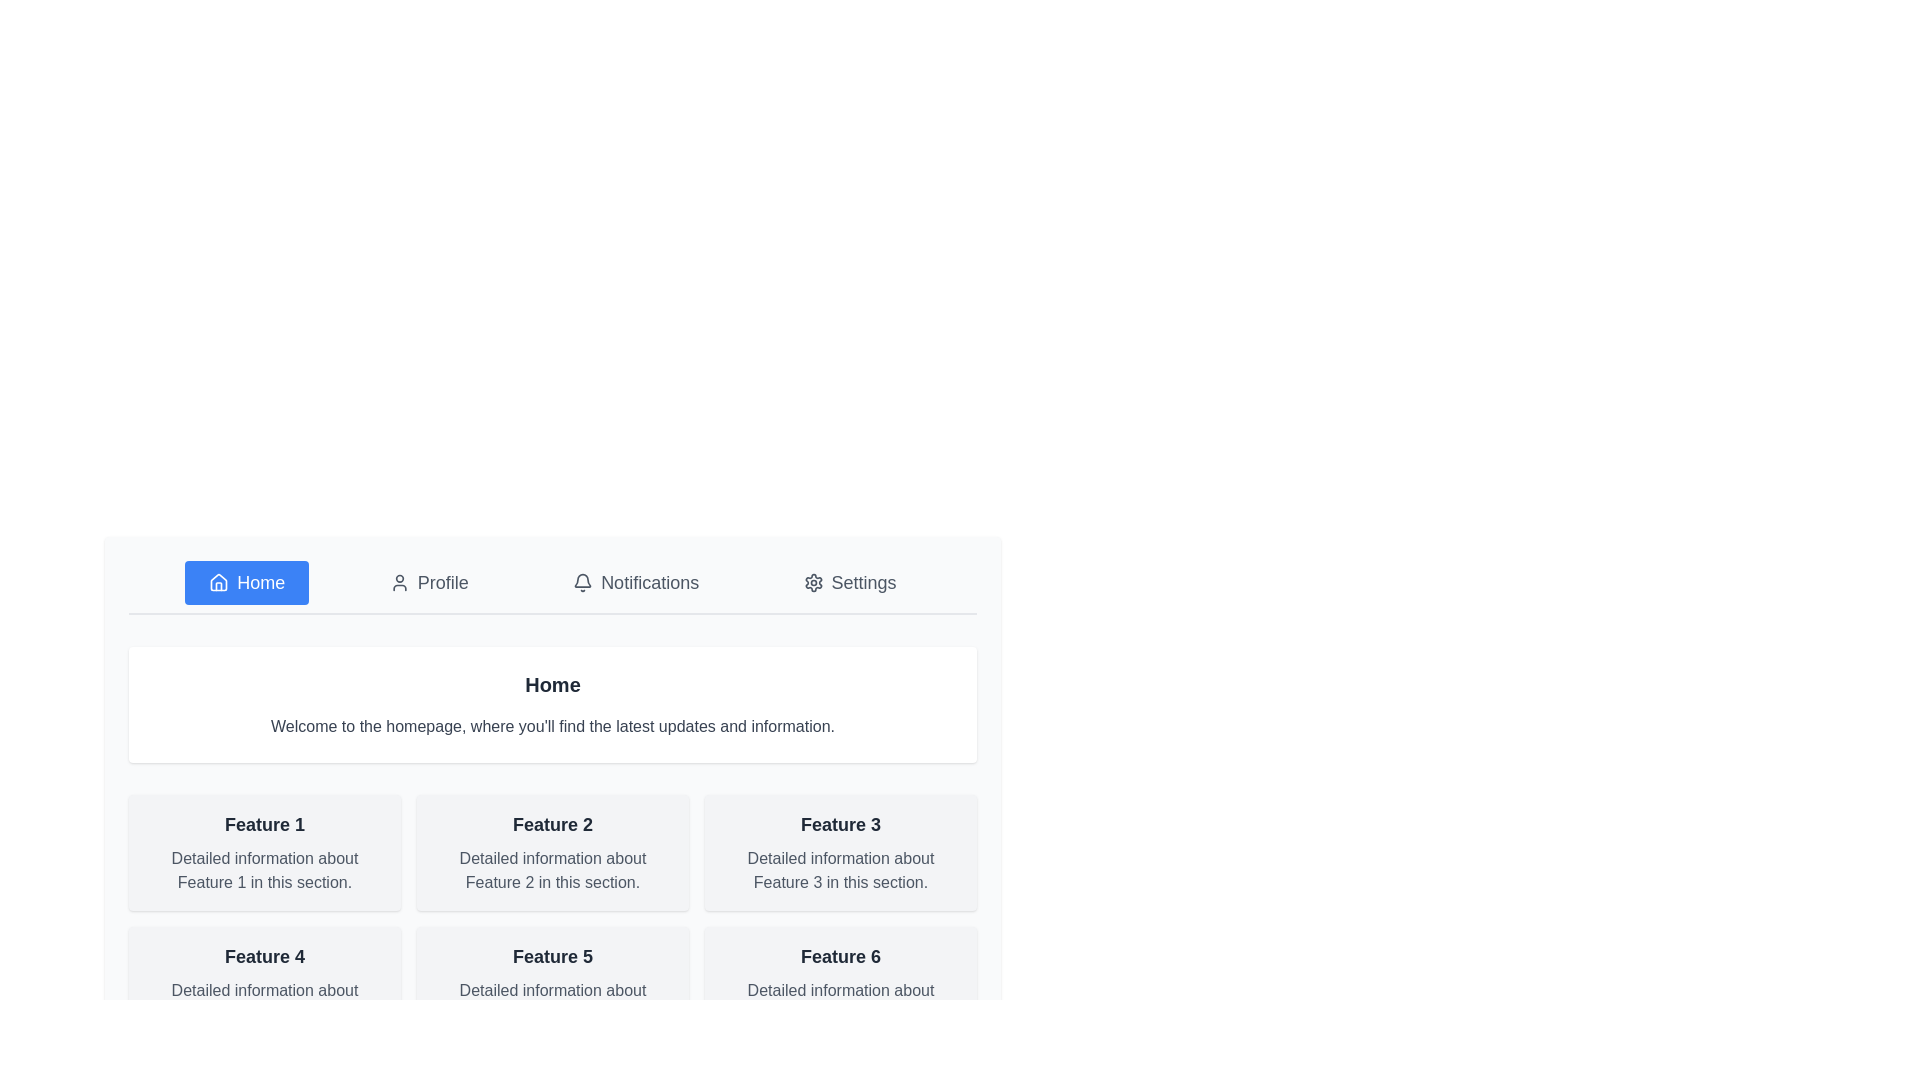 The image size is (1920, 1080). I want to click on the static text label that says "Welcome to the homepage, where you'll find the latest updates and information." positioned below the "Home" text in a white rectangular section, so click(552, 726).